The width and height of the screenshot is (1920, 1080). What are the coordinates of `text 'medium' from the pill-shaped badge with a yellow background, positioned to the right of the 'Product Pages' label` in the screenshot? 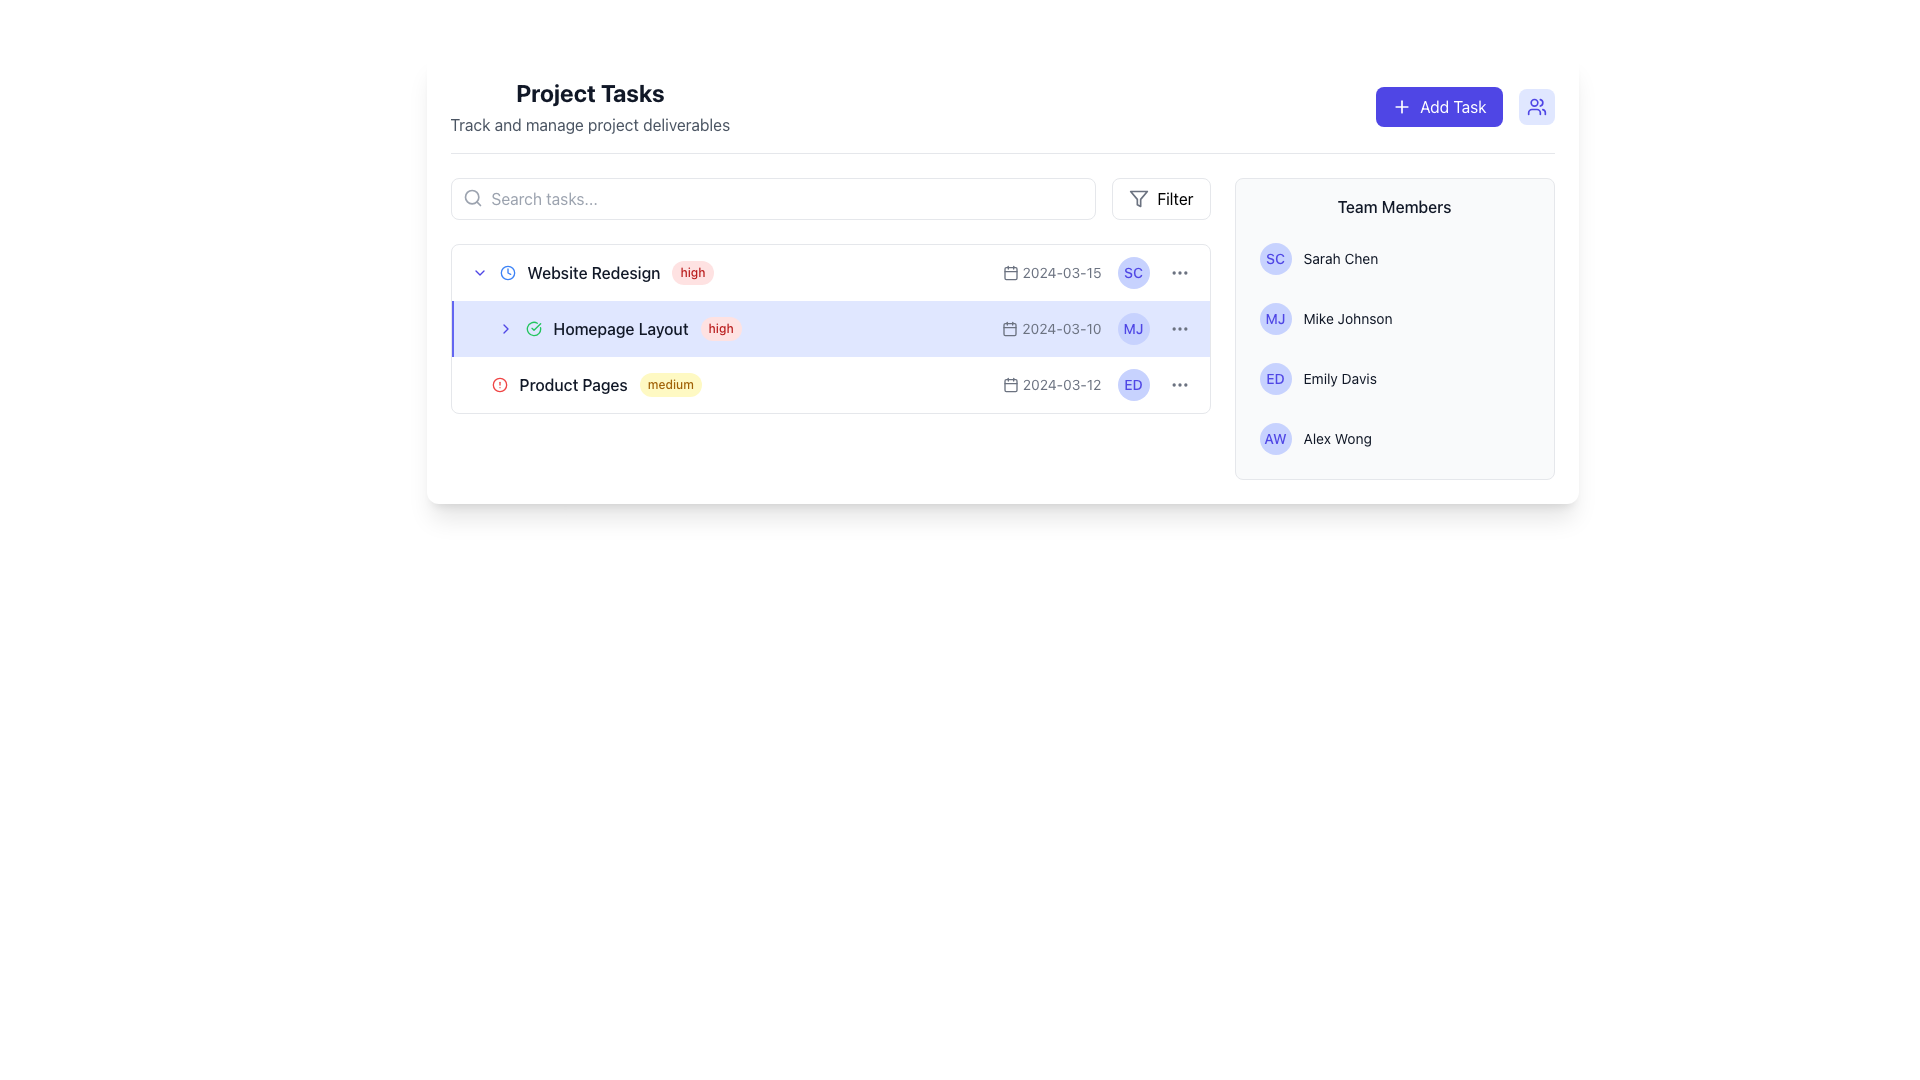 It's located at (670, 385).